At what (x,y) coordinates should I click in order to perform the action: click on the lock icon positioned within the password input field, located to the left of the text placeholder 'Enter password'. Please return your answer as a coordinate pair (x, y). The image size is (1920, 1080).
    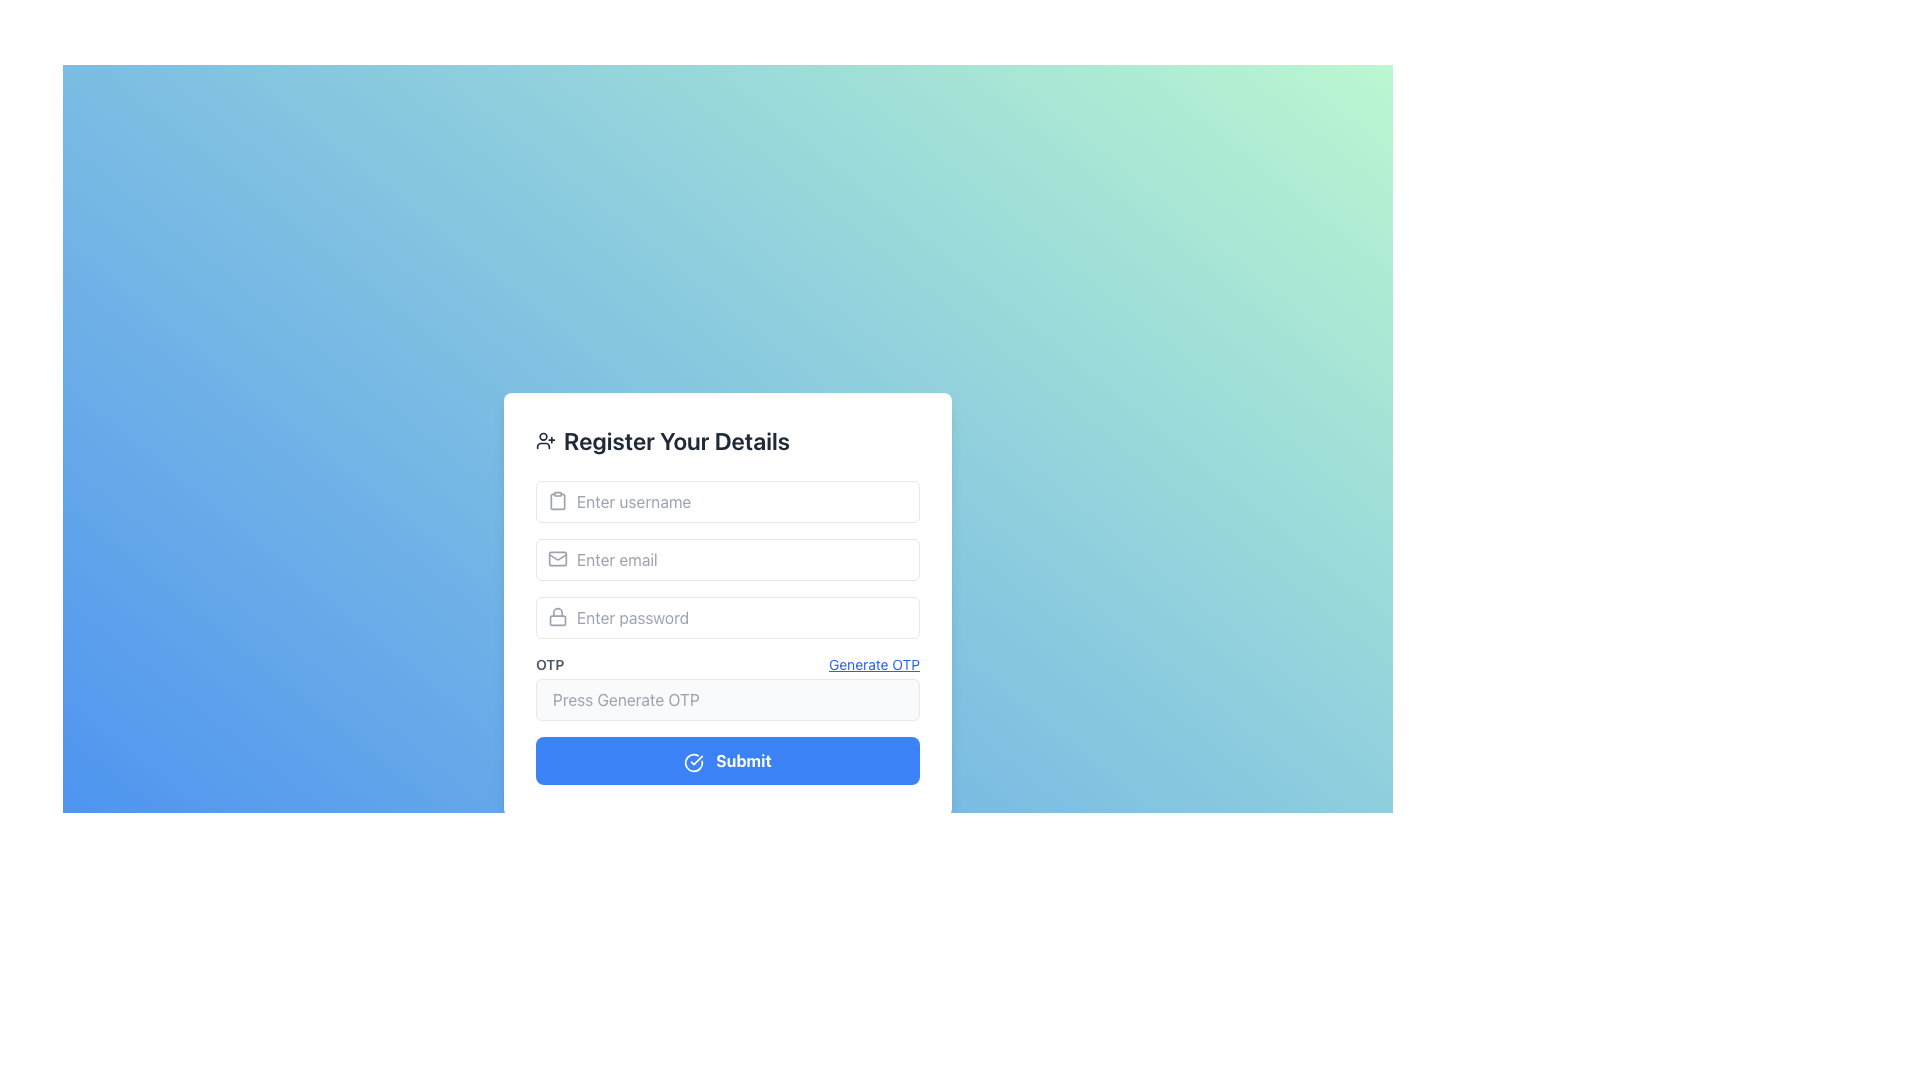
    Looking at the image, I should click on (557, 616).